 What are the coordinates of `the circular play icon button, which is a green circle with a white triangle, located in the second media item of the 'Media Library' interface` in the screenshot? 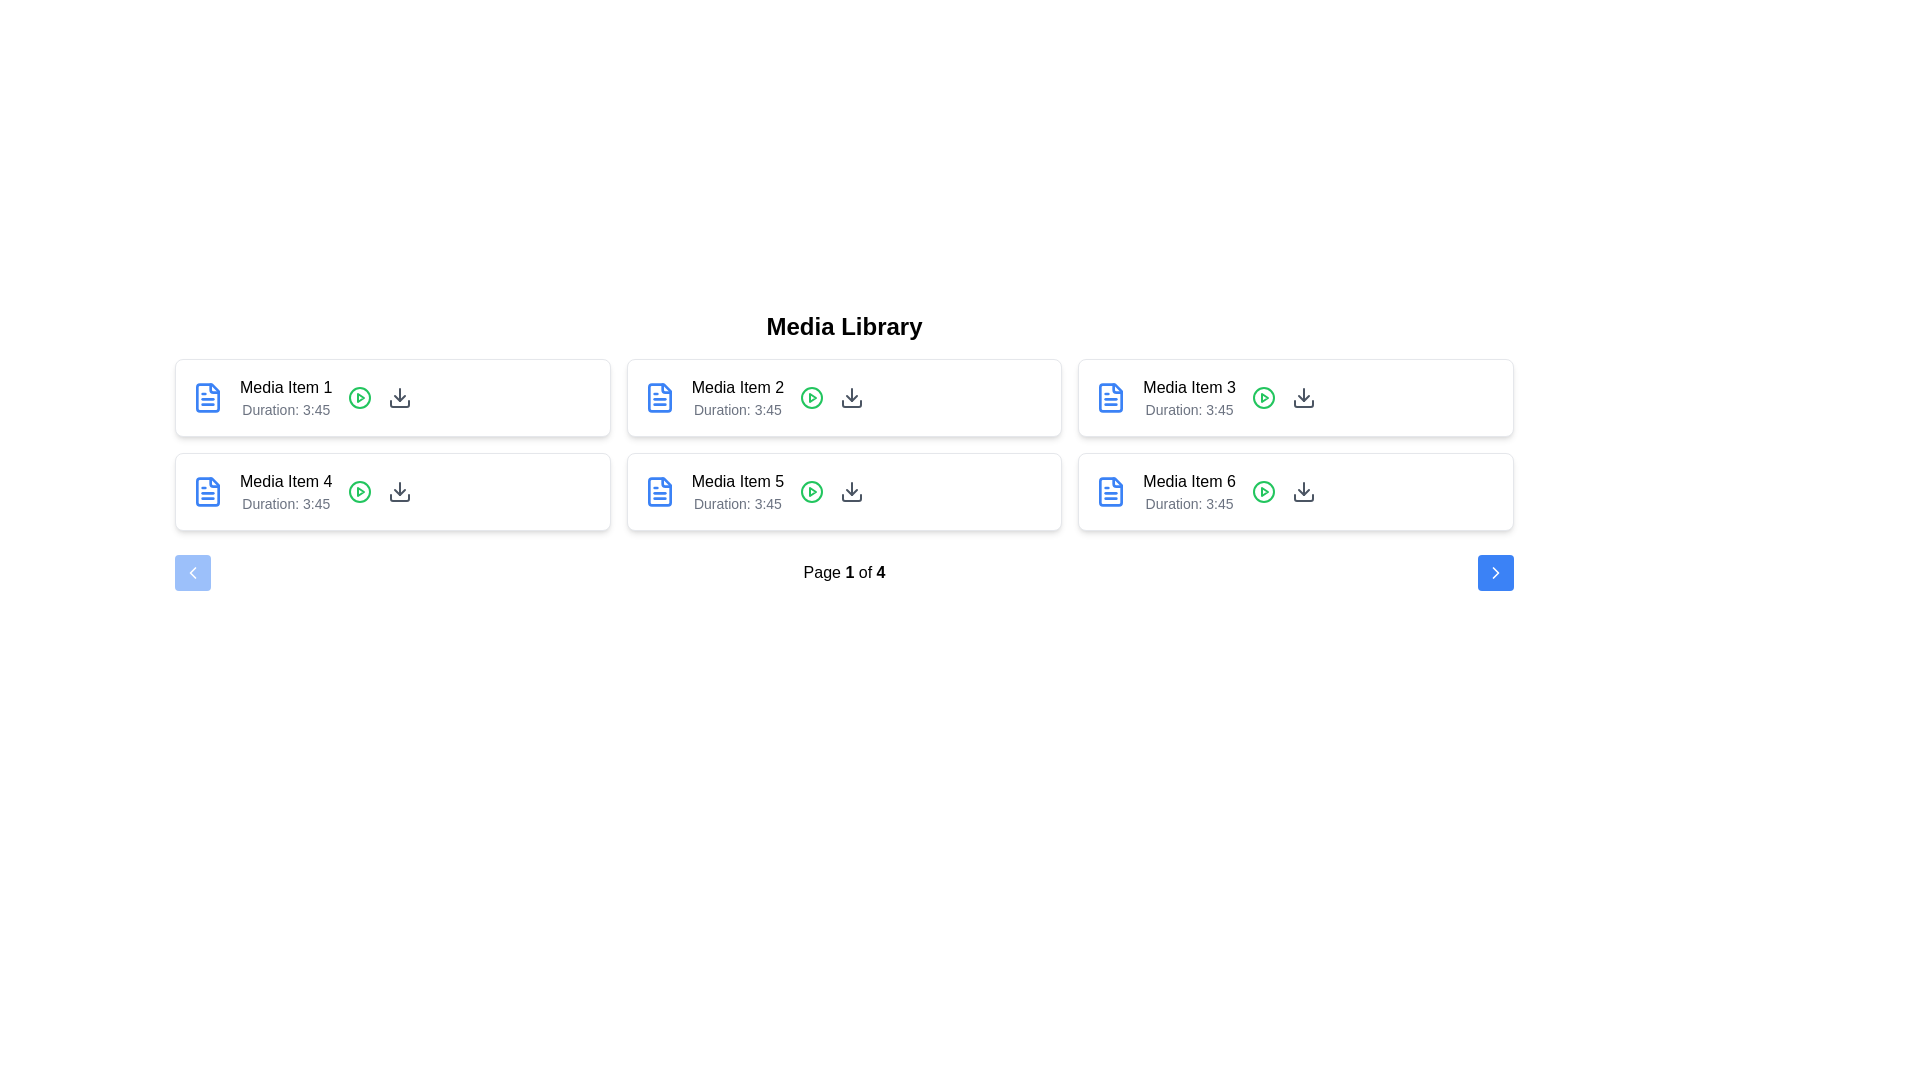 It's located at (812, 397).